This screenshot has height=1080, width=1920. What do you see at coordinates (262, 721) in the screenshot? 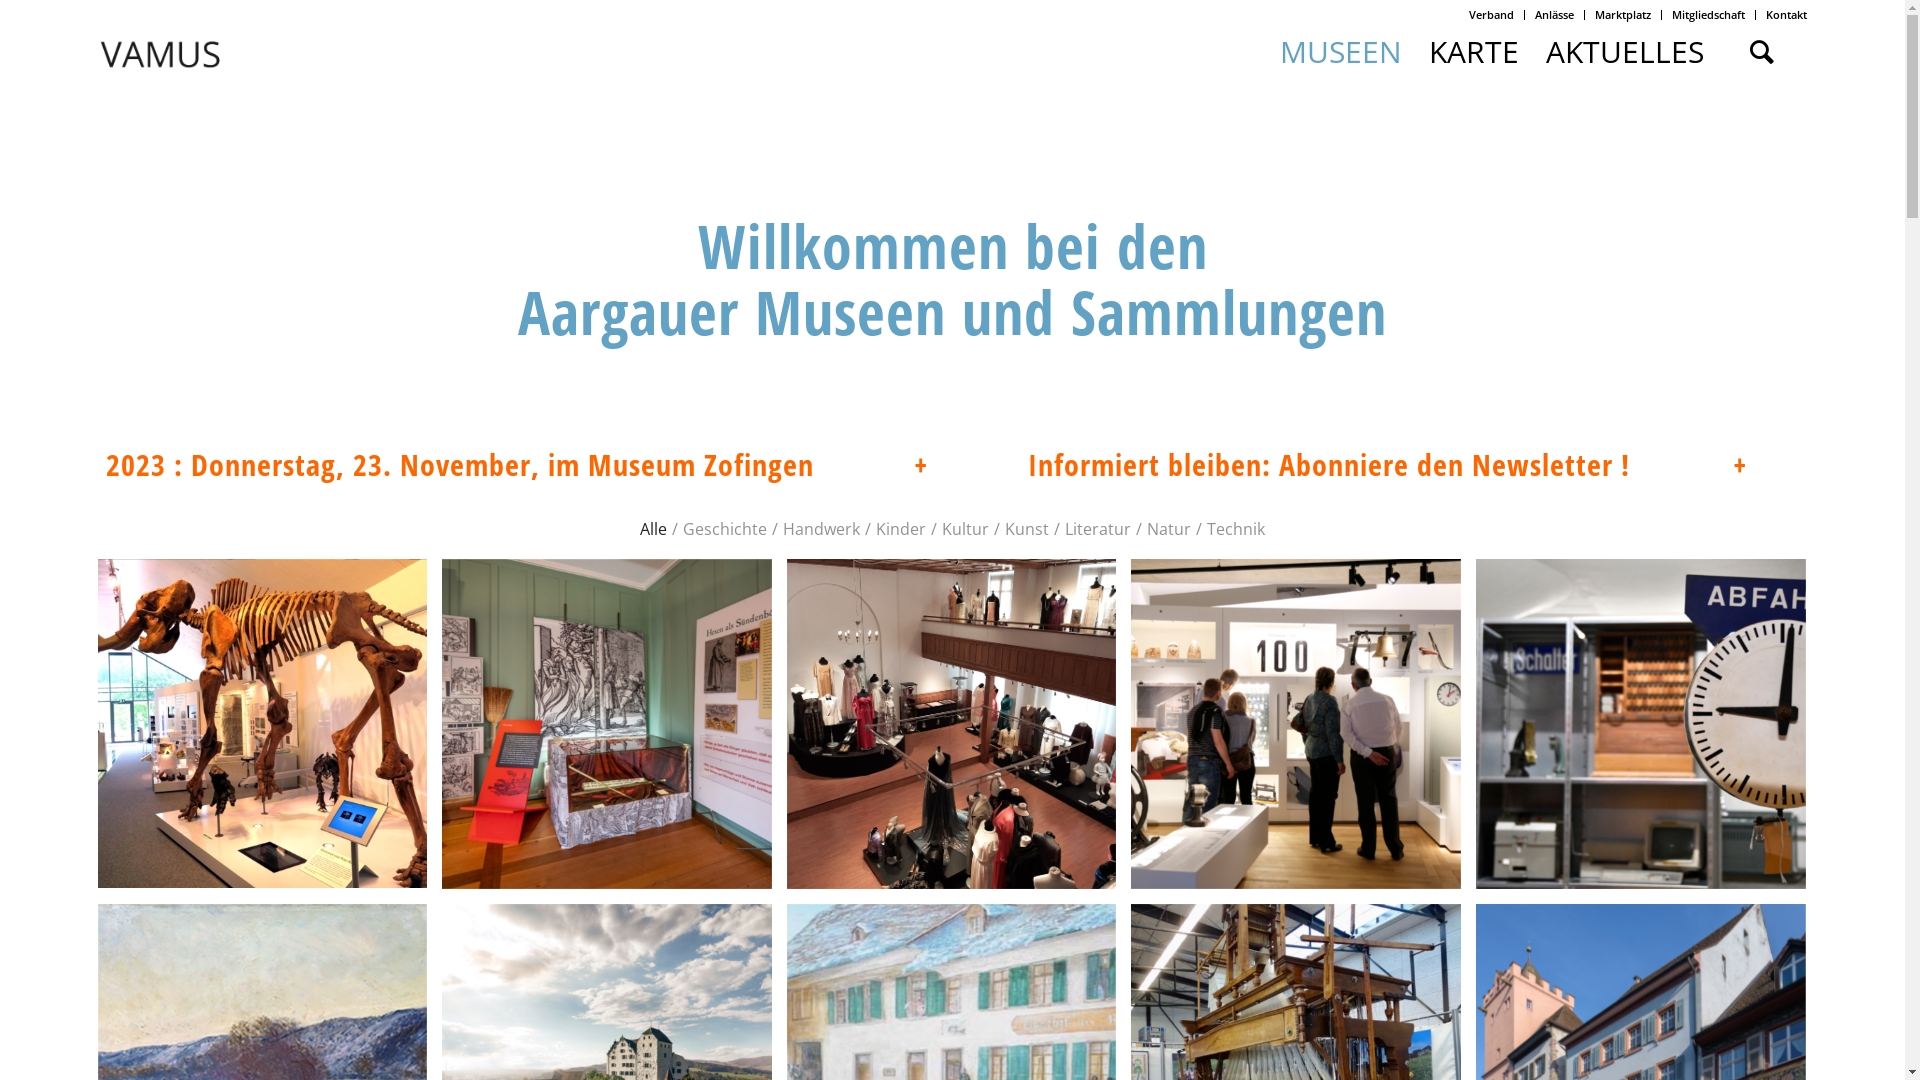
I see `'Mammutmuseum Niederweningen'` at bounding box center [262, 721].